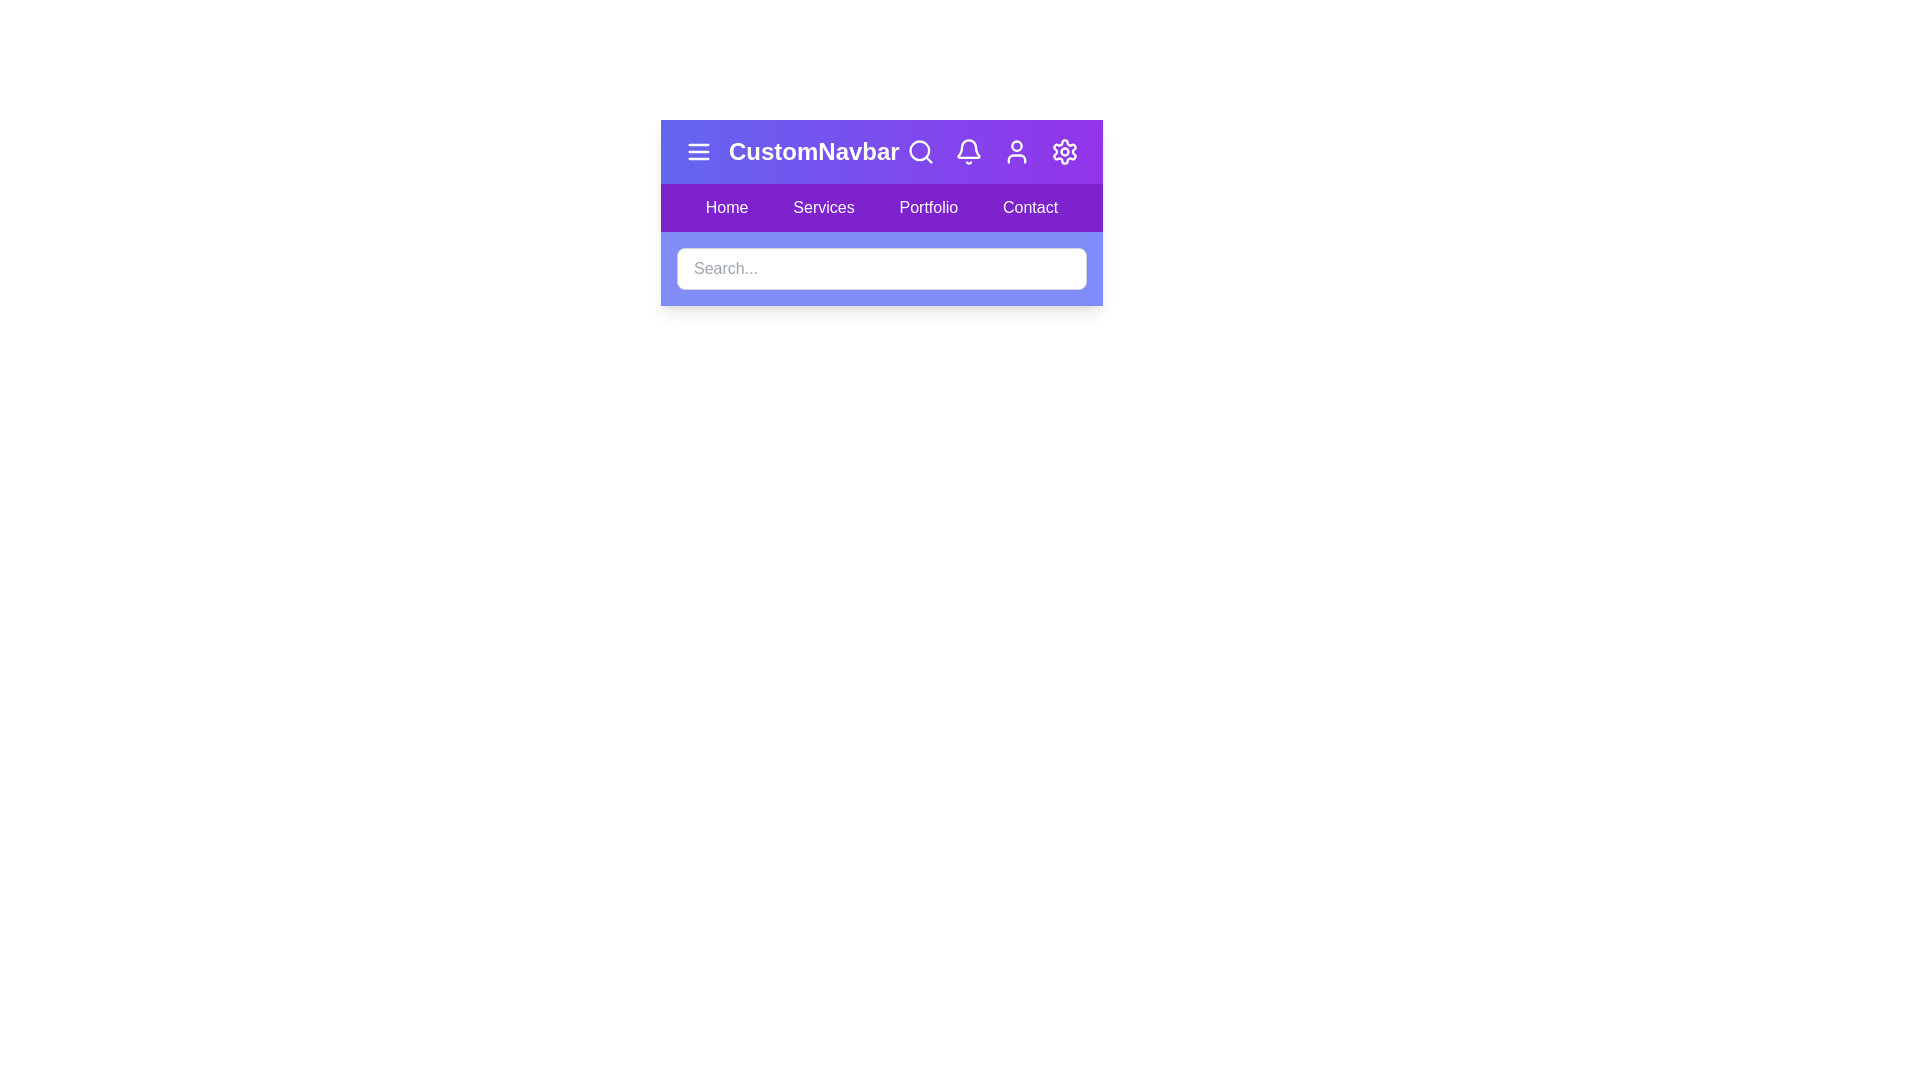  Describe the element at coordinates (969, 150) in the screenshot. I see `the bell icon to access notifications` at that location.